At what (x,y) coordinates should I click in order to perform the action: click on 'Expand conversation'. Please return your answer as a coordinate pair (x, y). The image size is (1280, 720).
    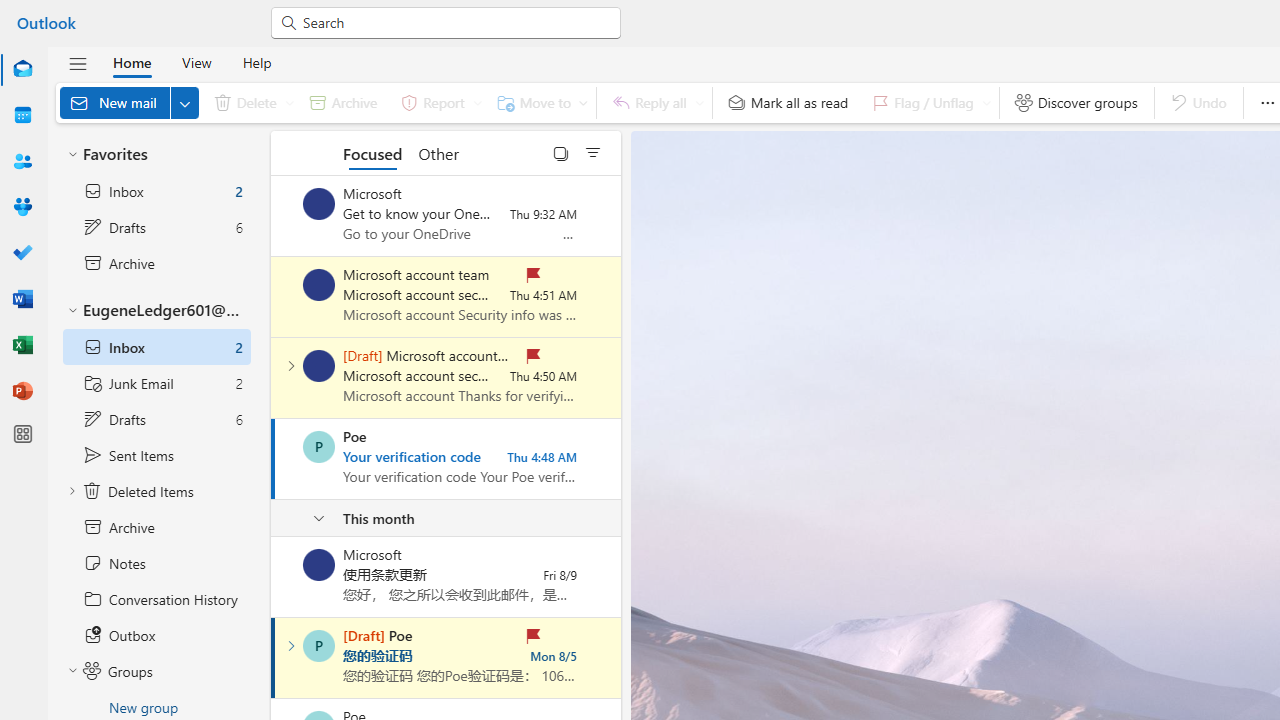
    Looking at the image, I should click on (290, 646).